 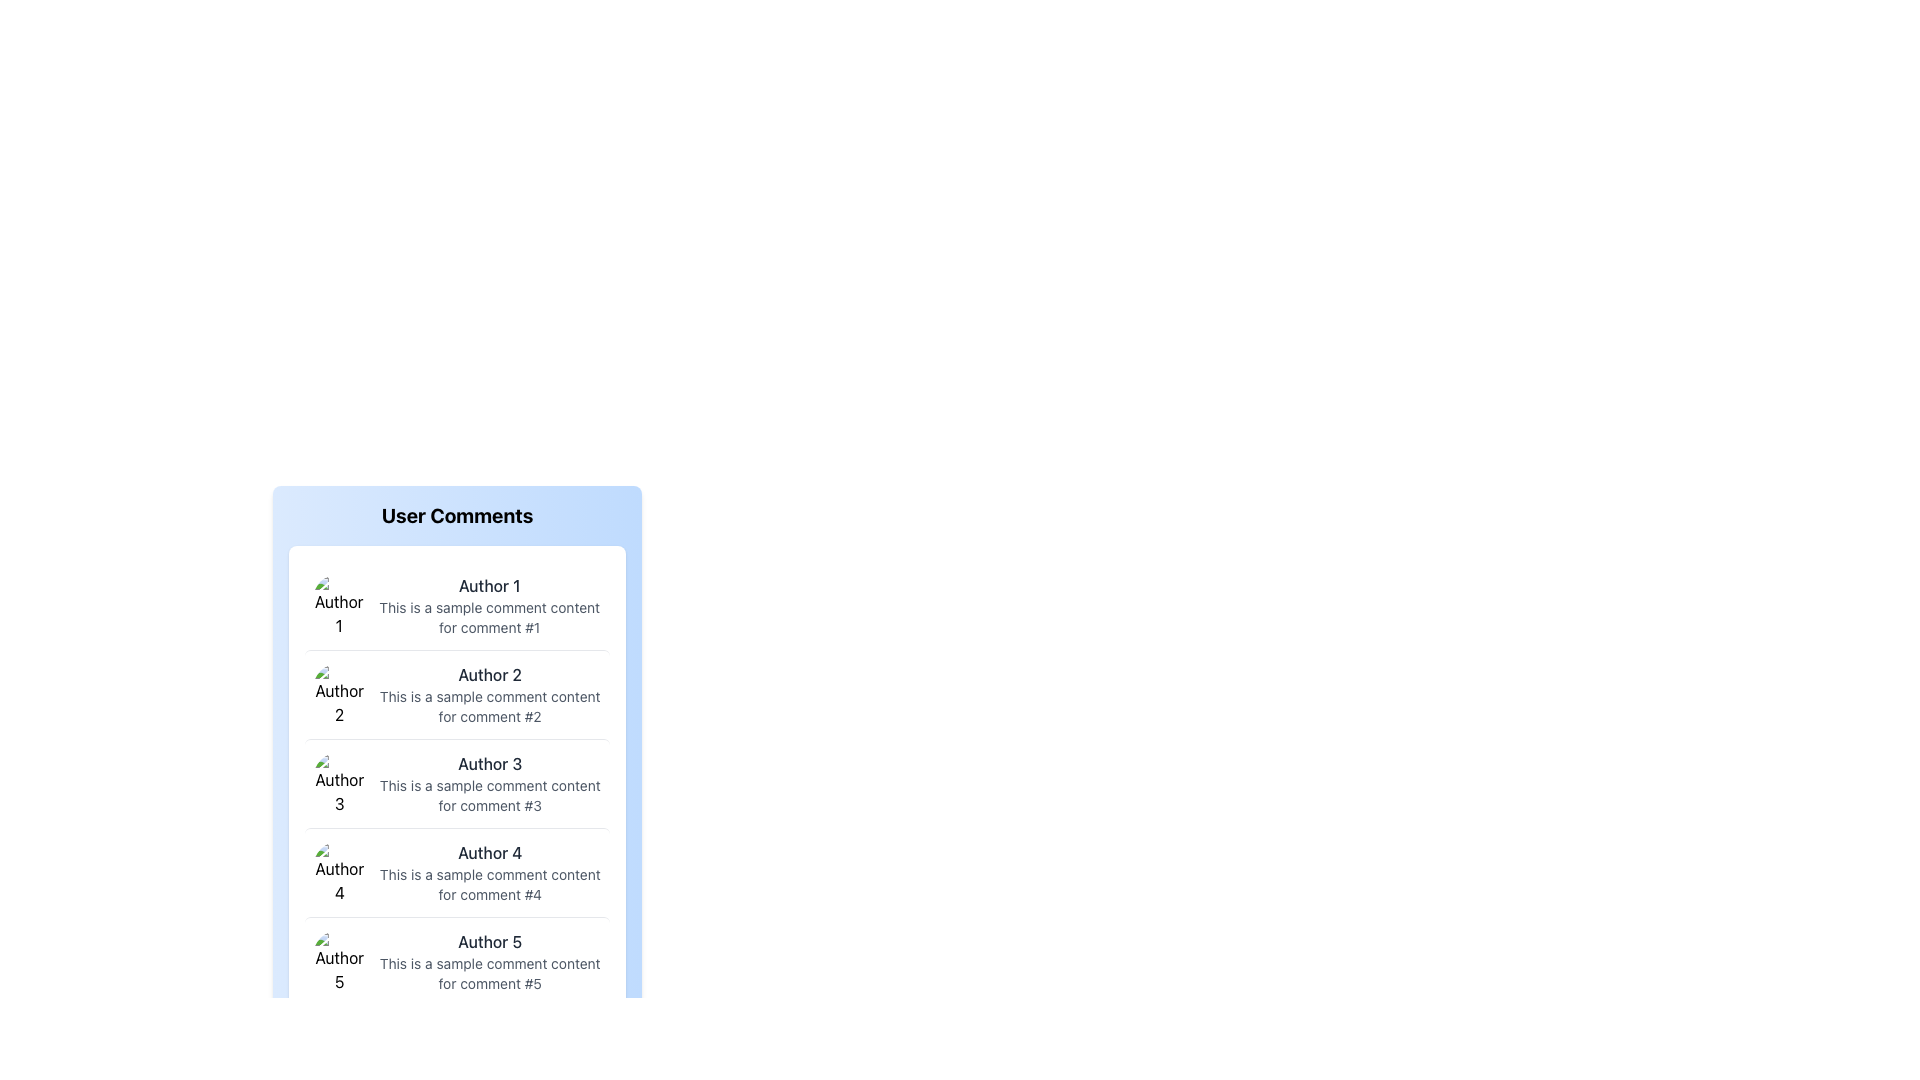 I want to click on the Text Label that identifies the author of the third comment in the user comments section, so click(x=490, y=763).